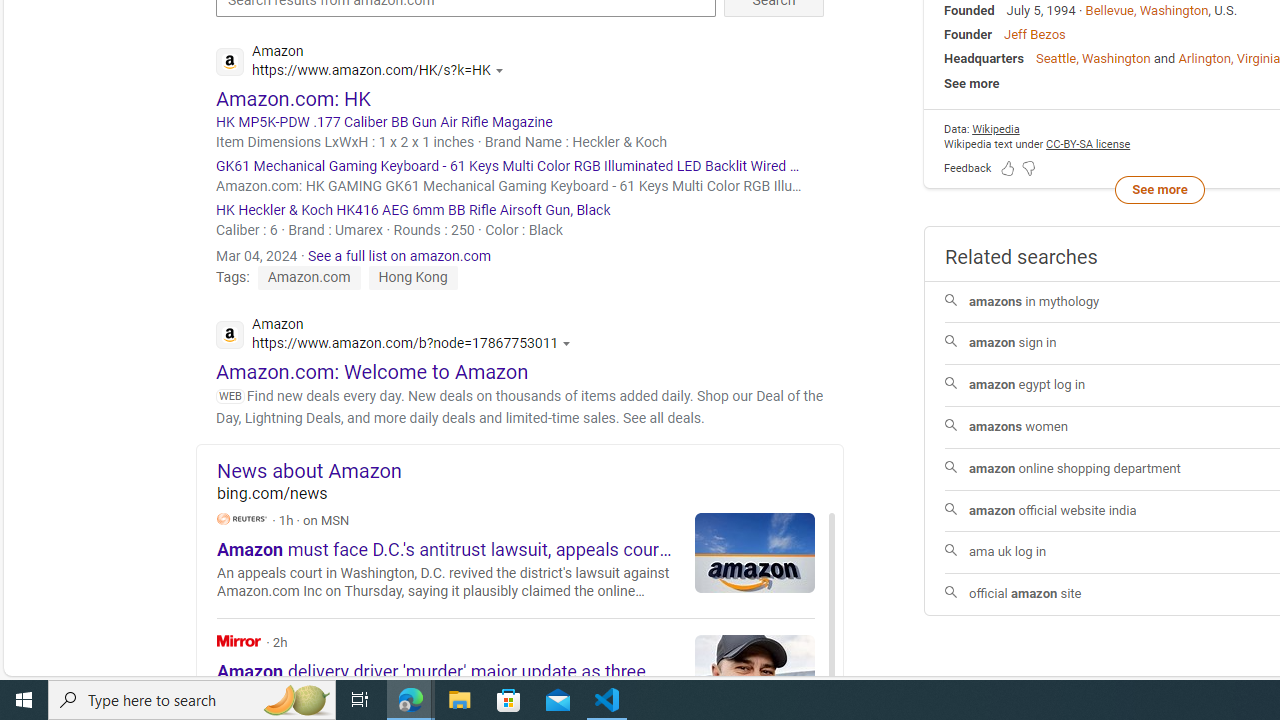  I want to click on 'Jeff Bezos', so click(1034, 34).